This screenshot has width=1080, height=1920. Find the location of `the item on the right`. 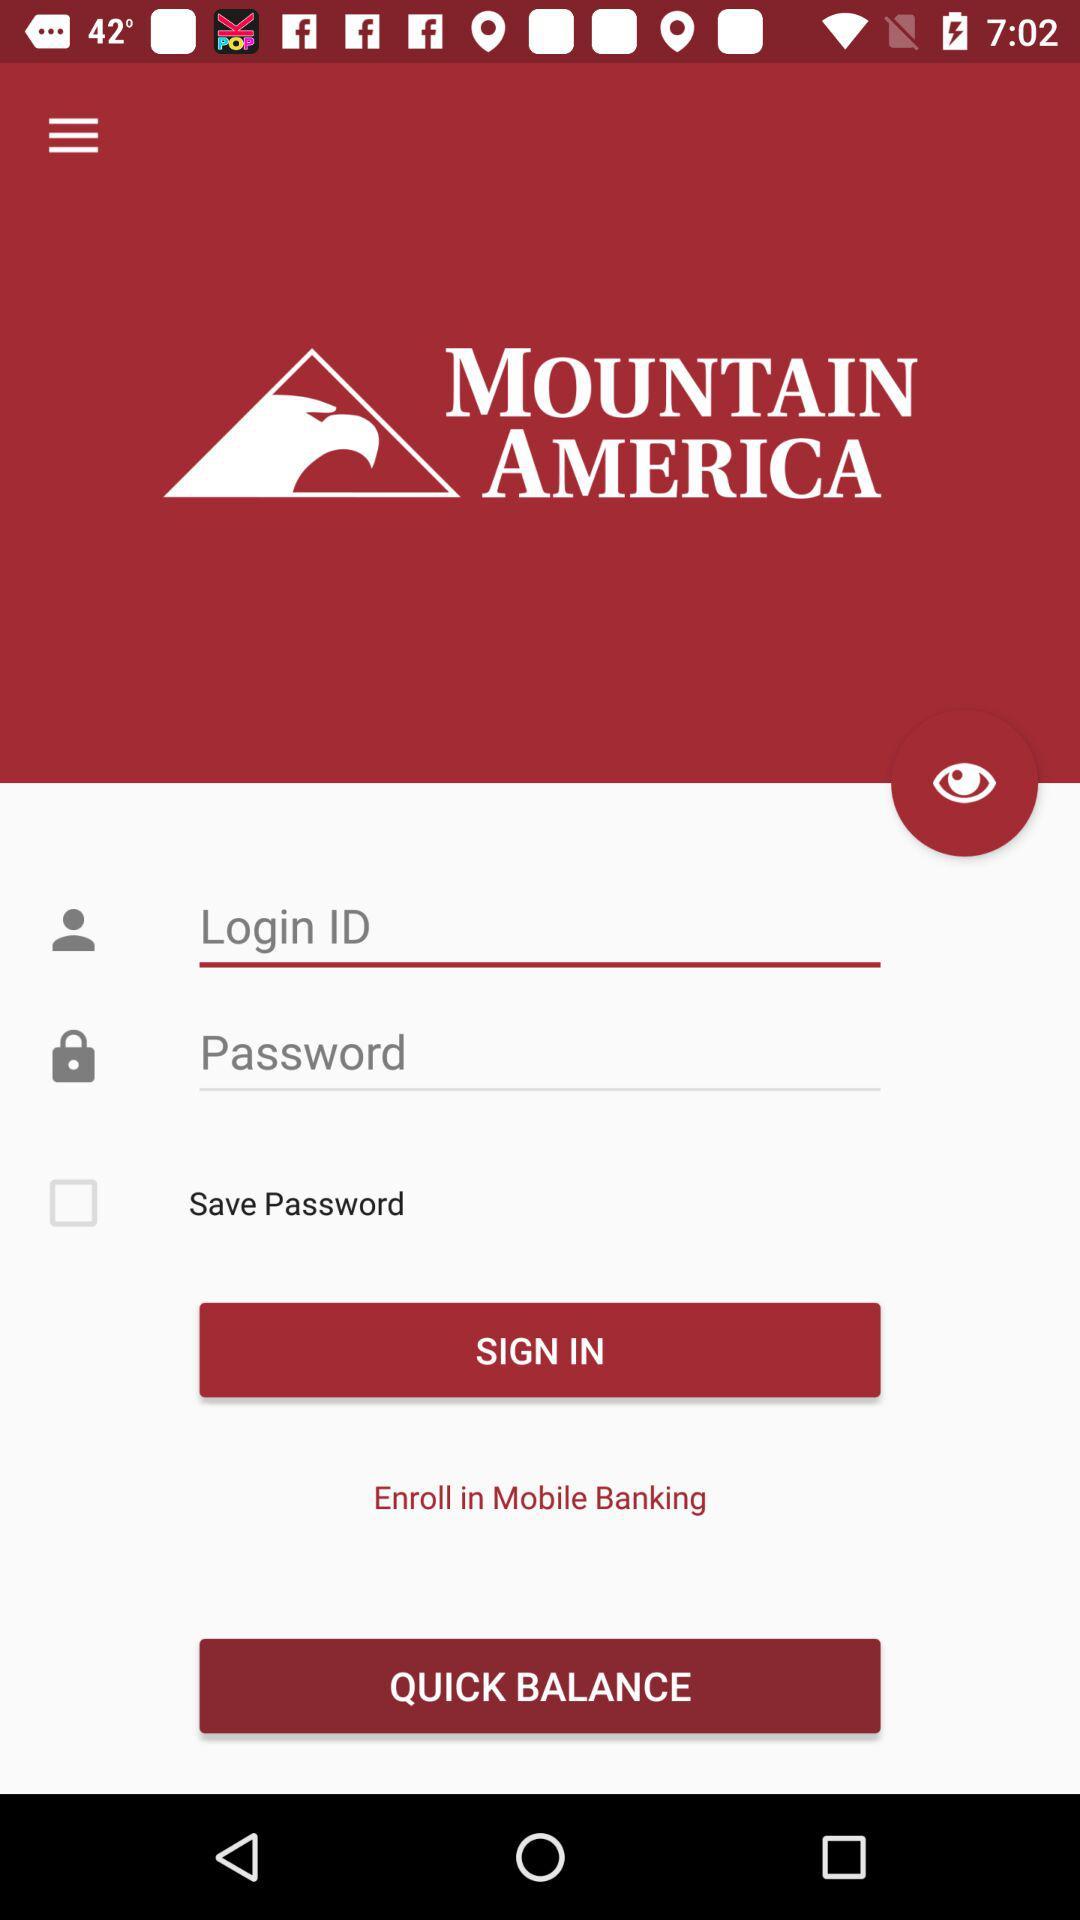

the item on the right is located at coordinates (963, 781).